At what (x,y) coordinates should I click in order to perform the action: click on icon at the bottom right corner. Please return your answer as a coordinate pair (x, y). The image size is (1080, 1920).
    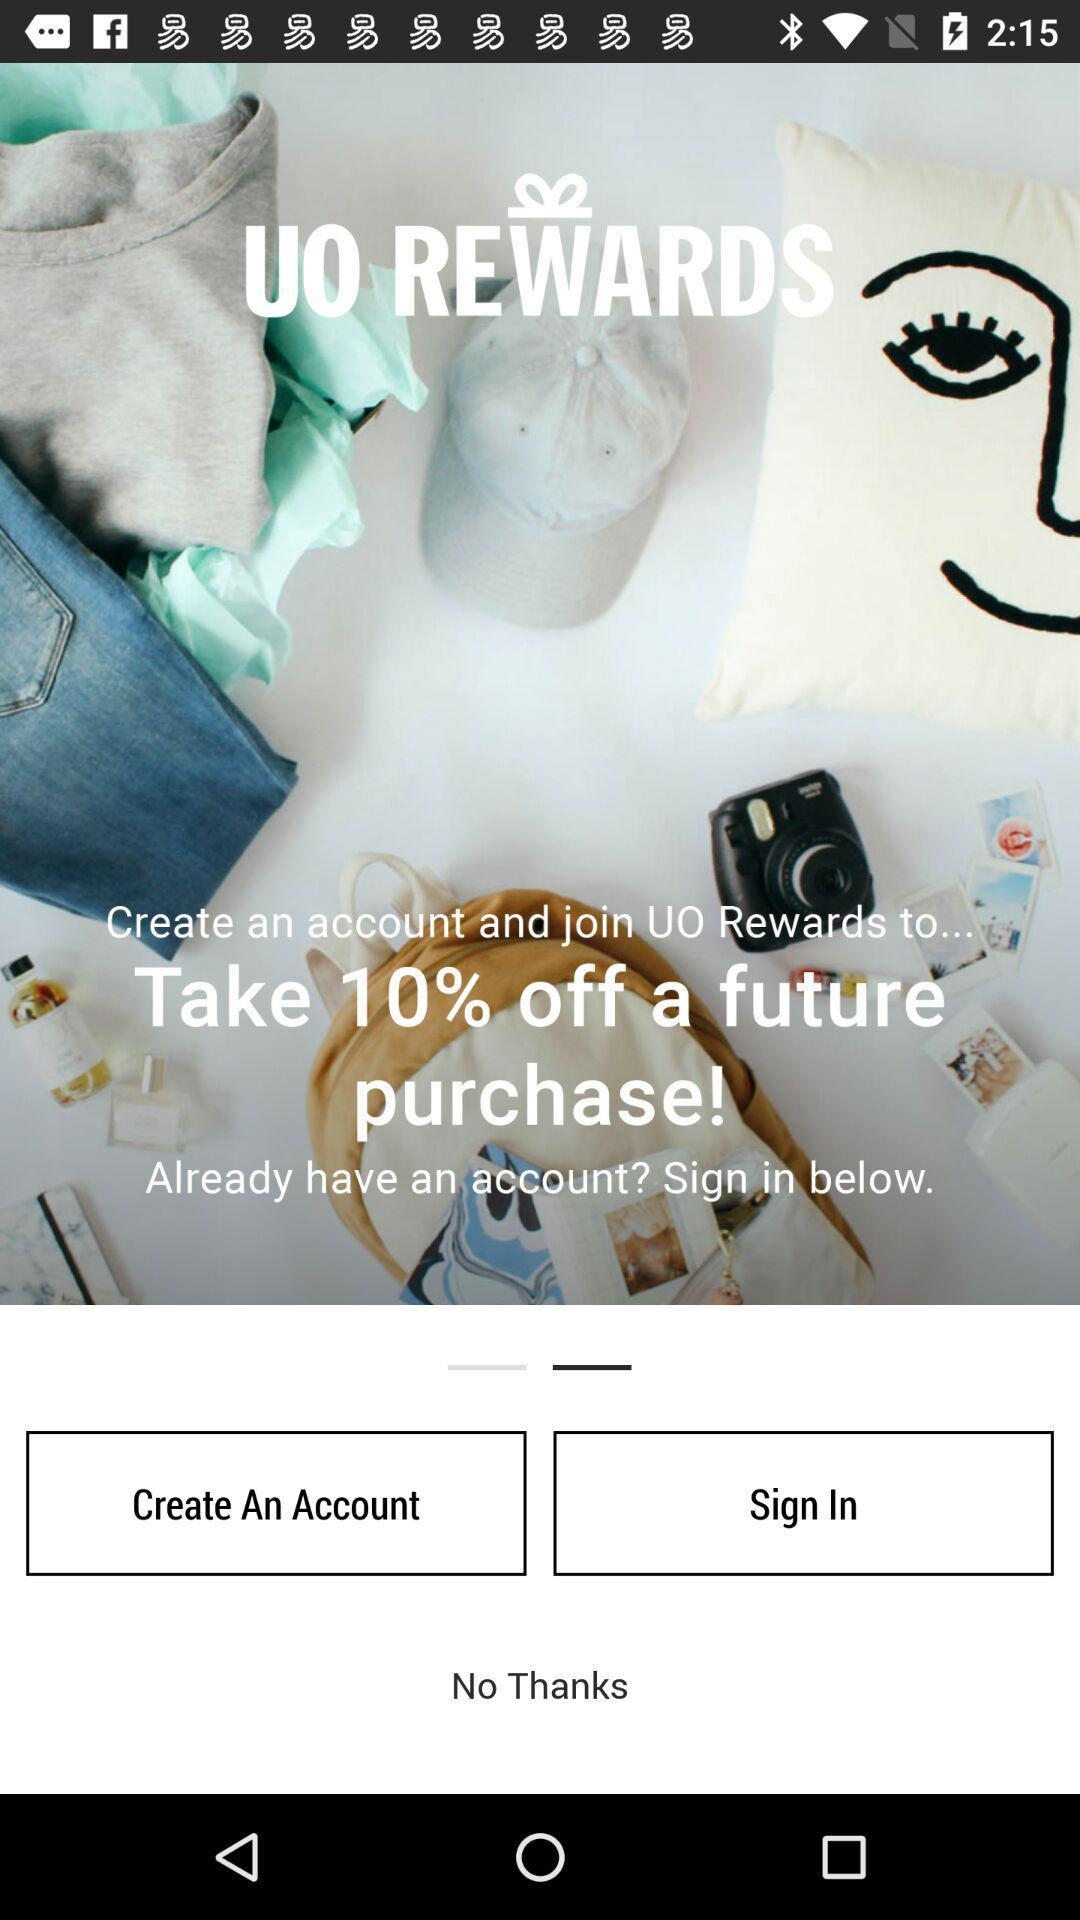
    Looking at the image, I should click on (802, 1503).